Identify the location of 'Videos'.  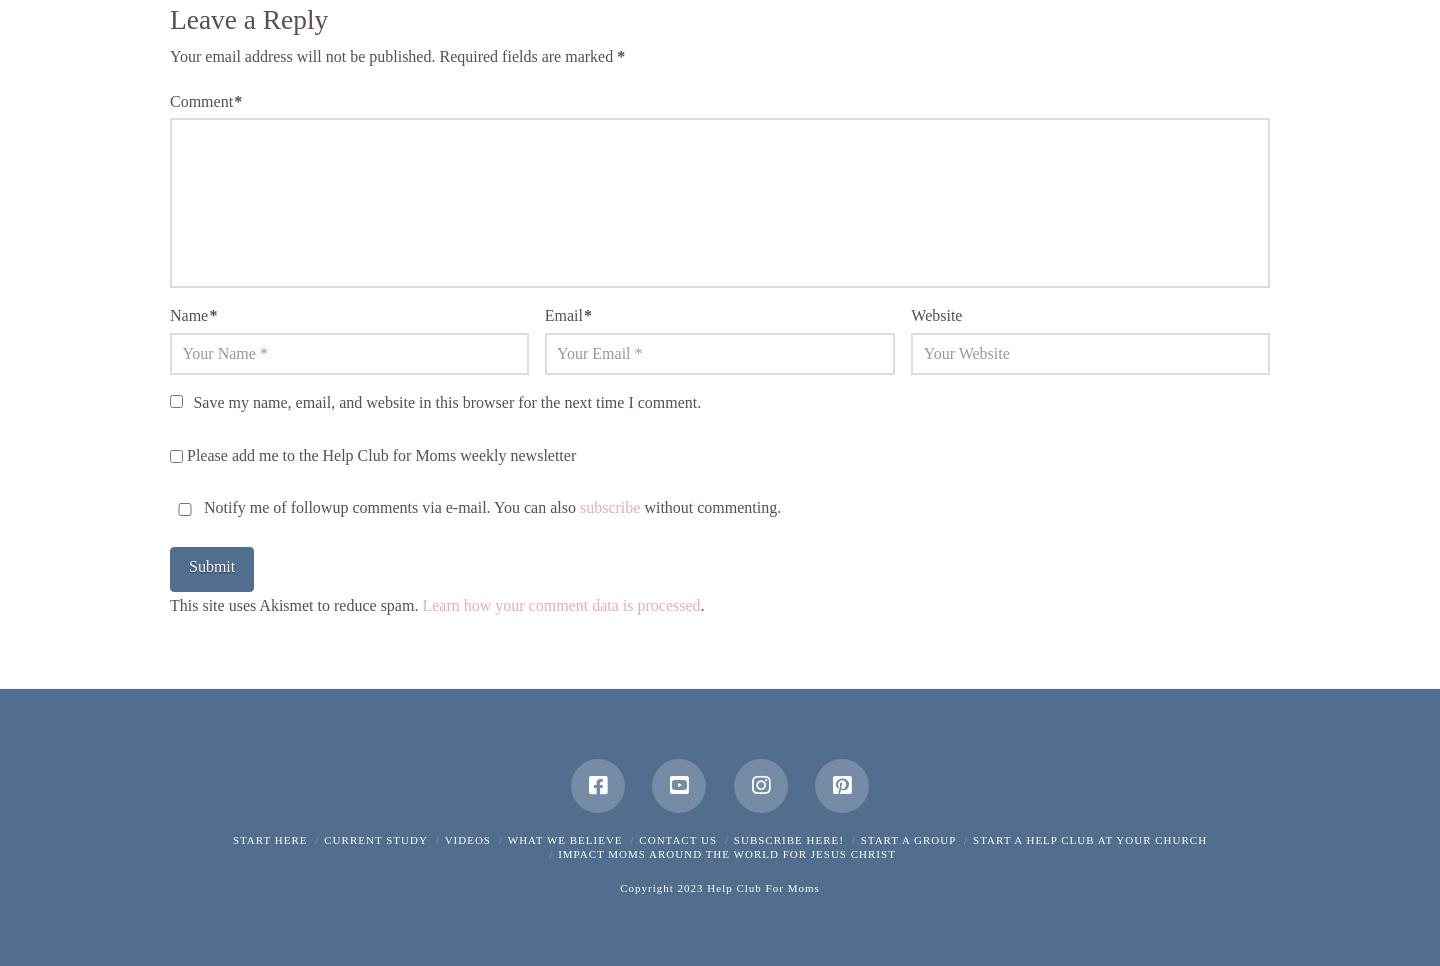
(466, 837).